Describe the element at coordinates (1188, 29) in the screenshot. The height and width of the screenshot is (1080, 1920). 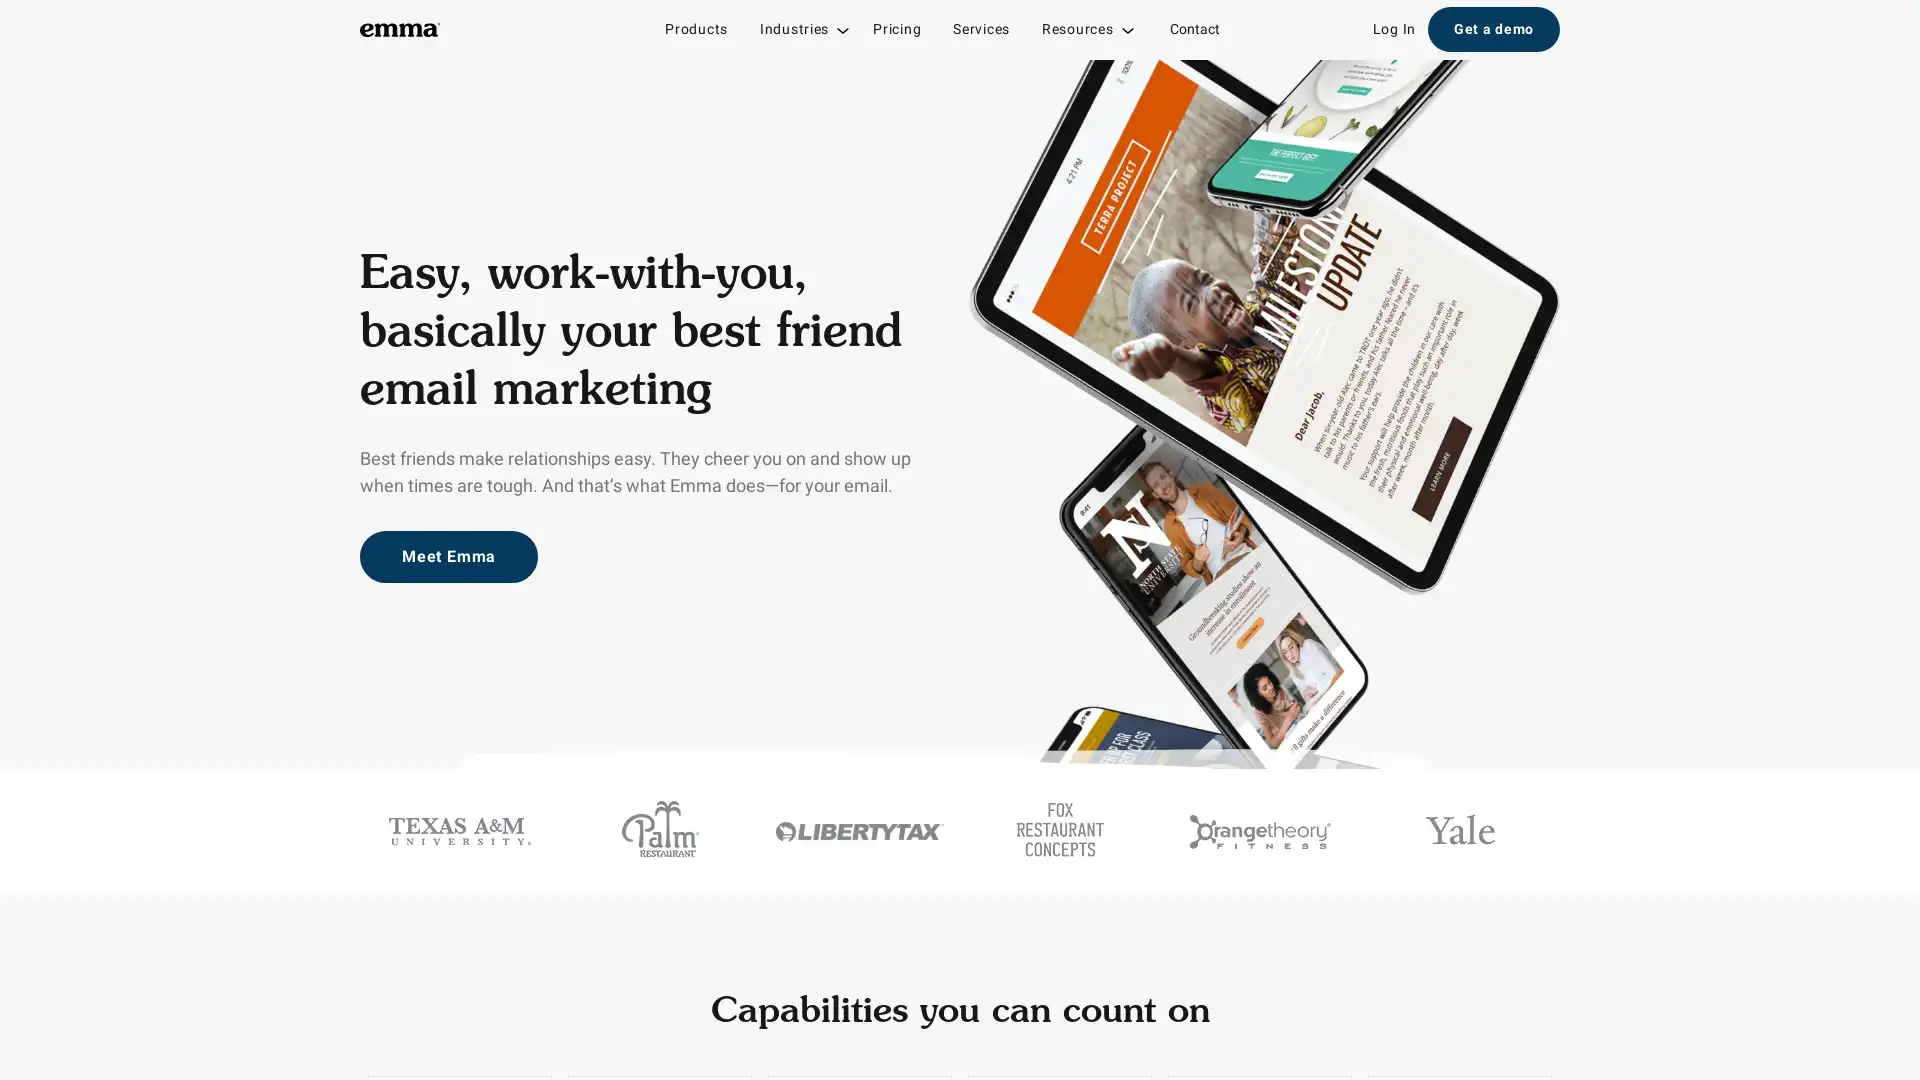
I see `Contact` at that location.